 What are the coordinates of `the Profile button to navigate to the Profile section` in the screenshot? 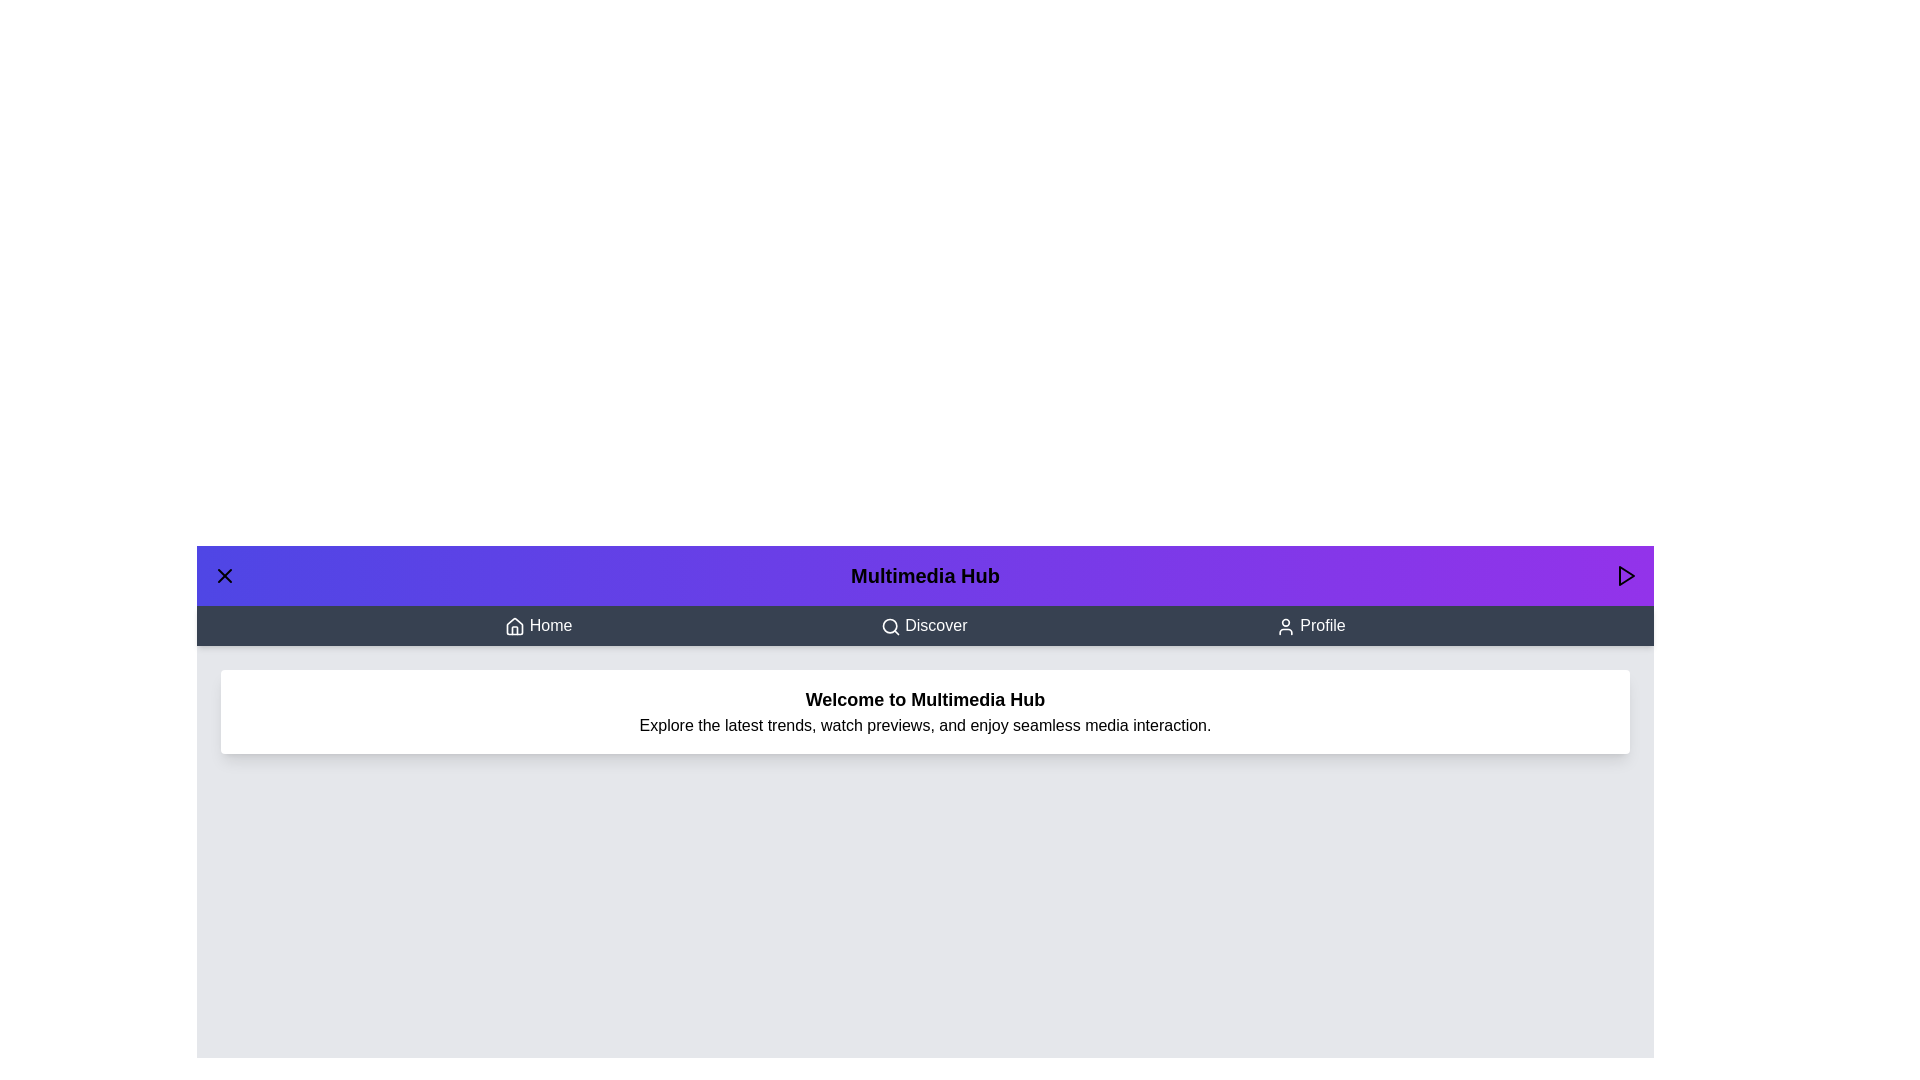 It's located at (1310, 624).